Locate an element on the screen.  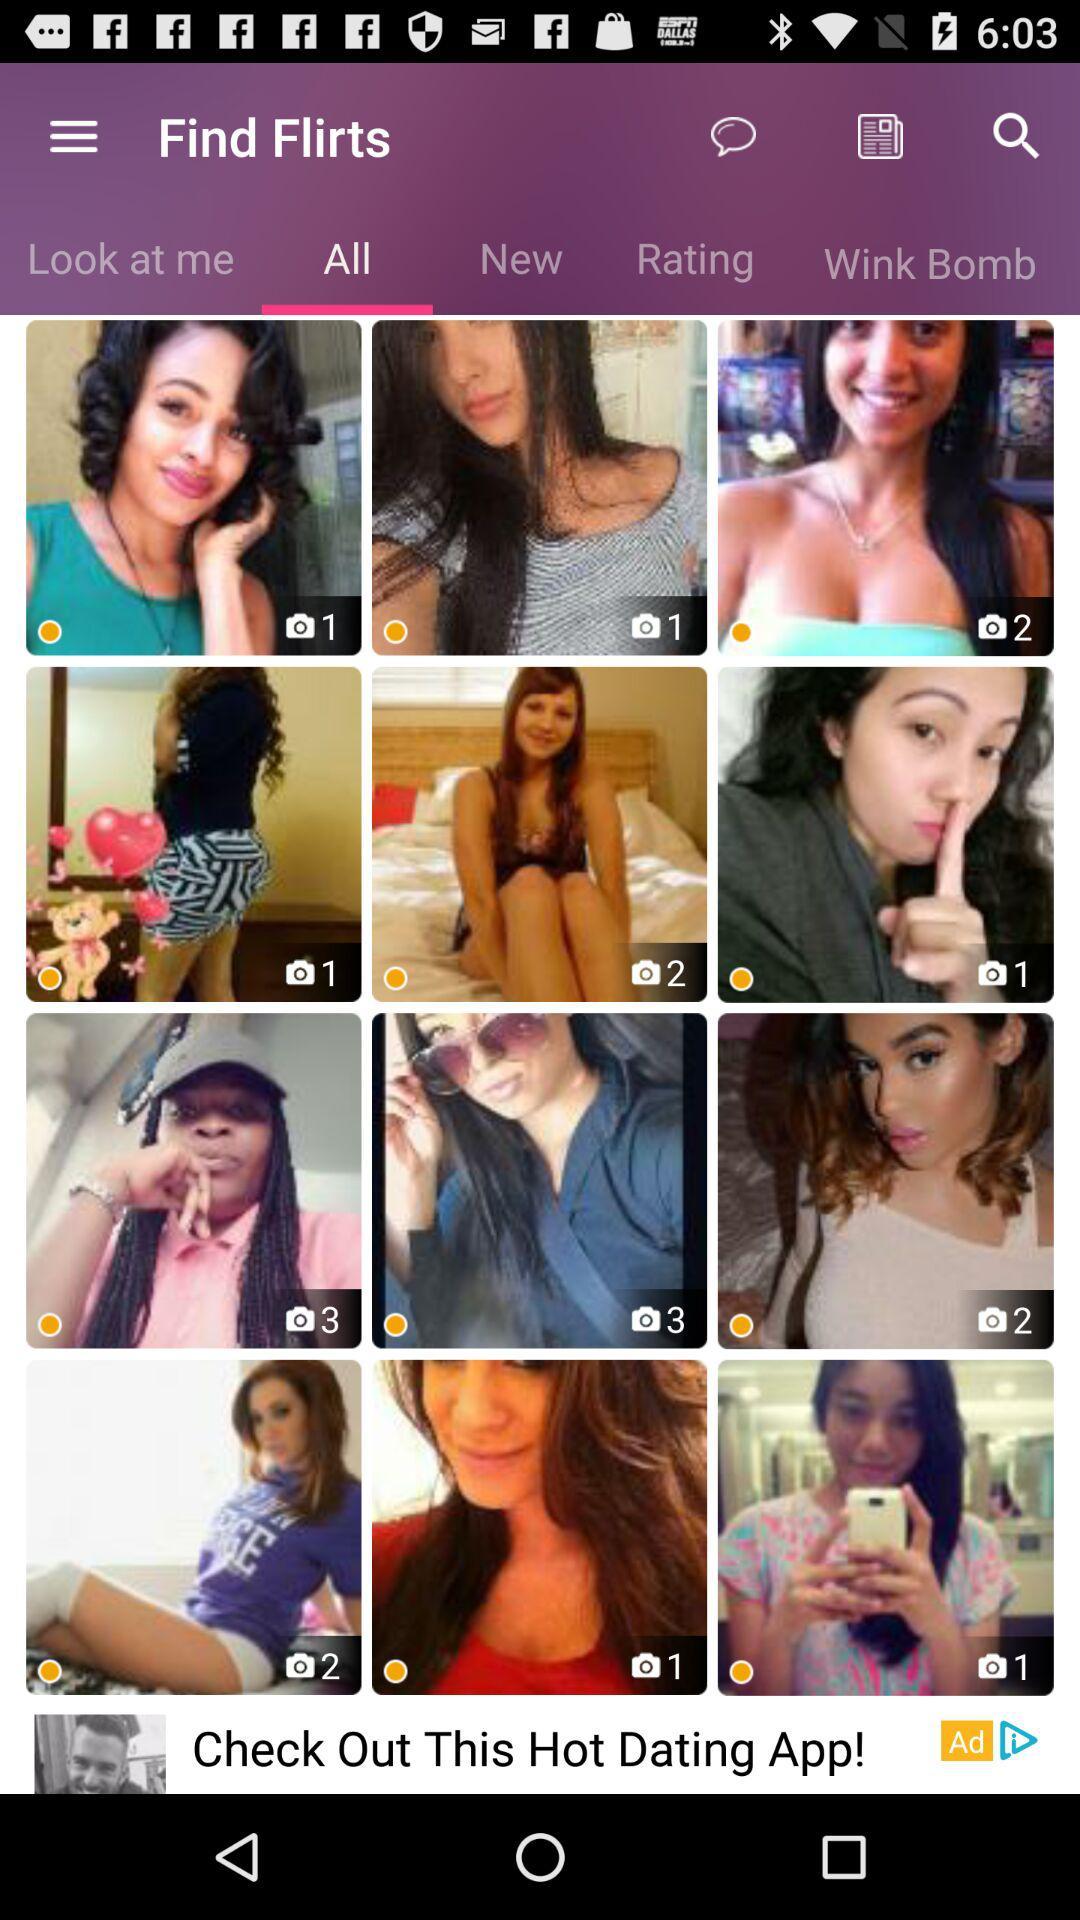
icon next to new is located at coordinates (694, 261).